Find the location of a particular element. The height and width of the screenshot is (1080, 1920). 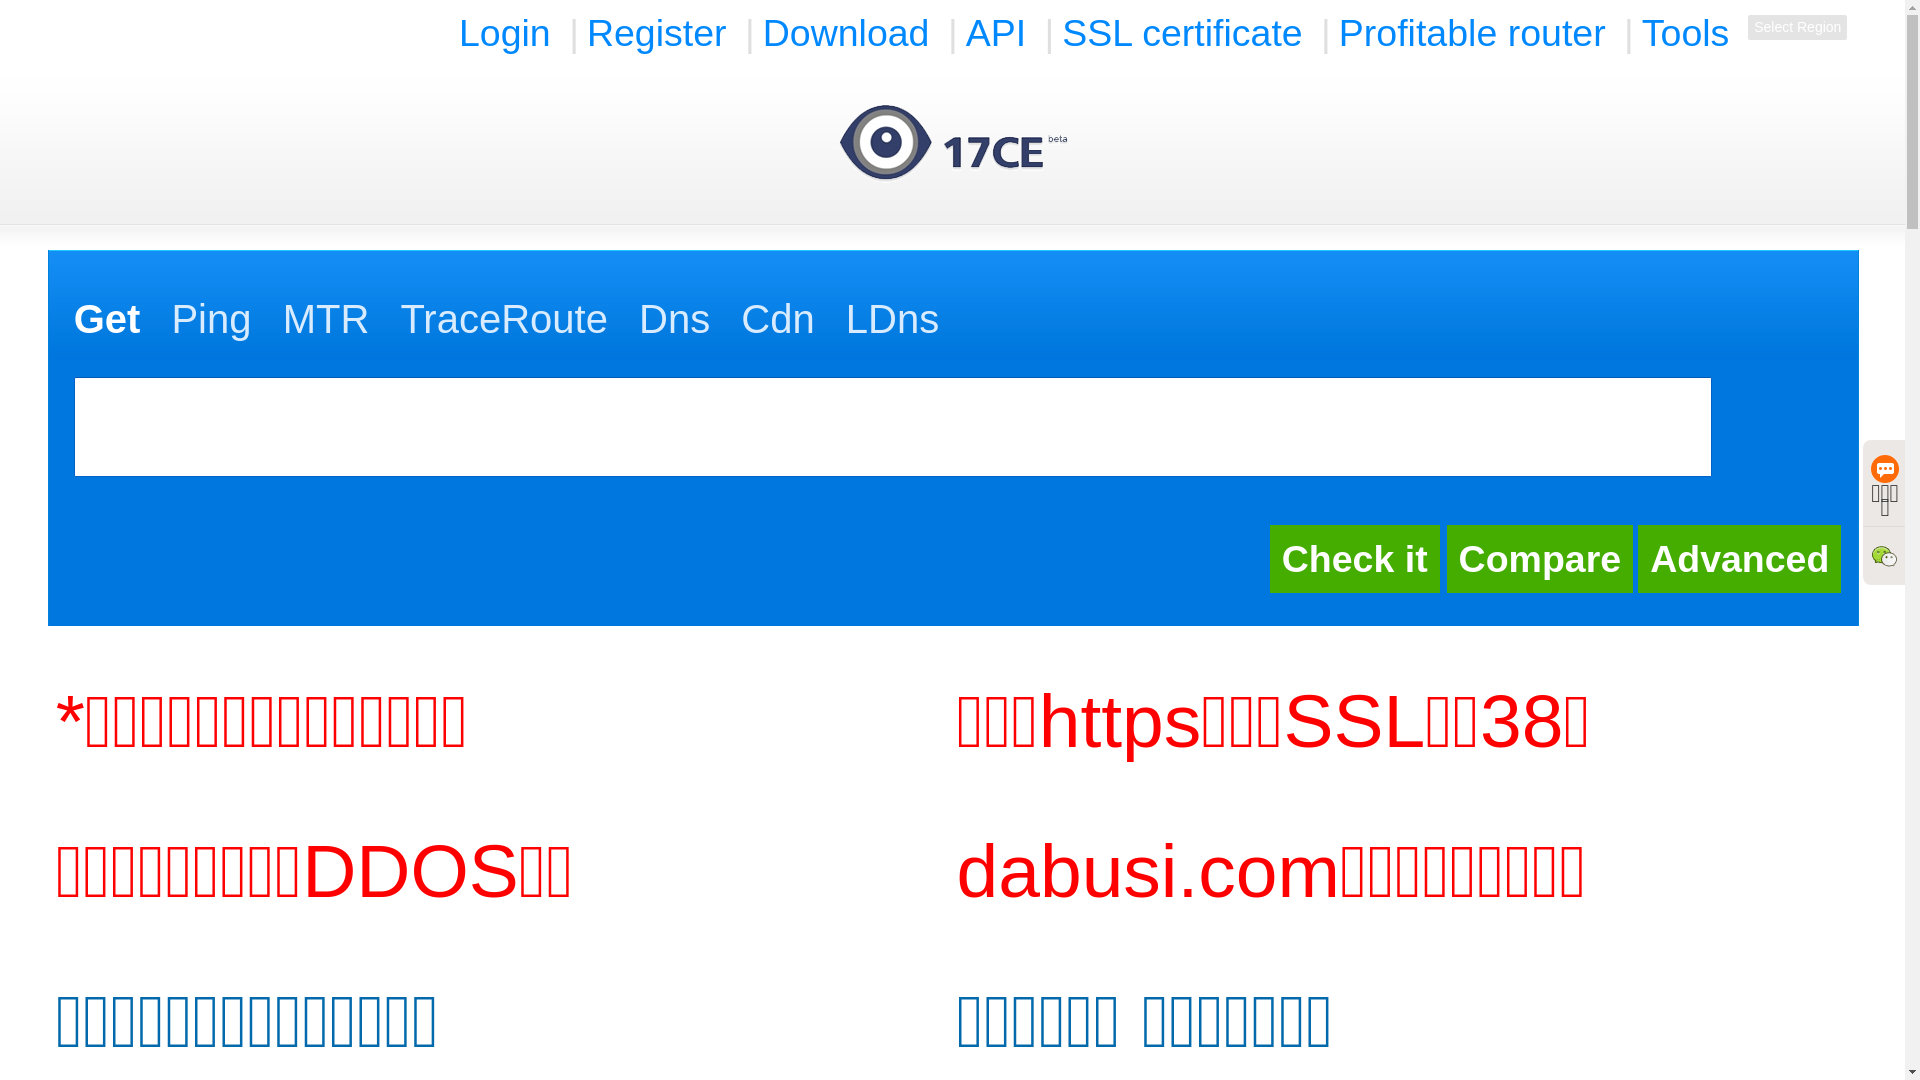

'Register' is located at coordinates (657, 33).